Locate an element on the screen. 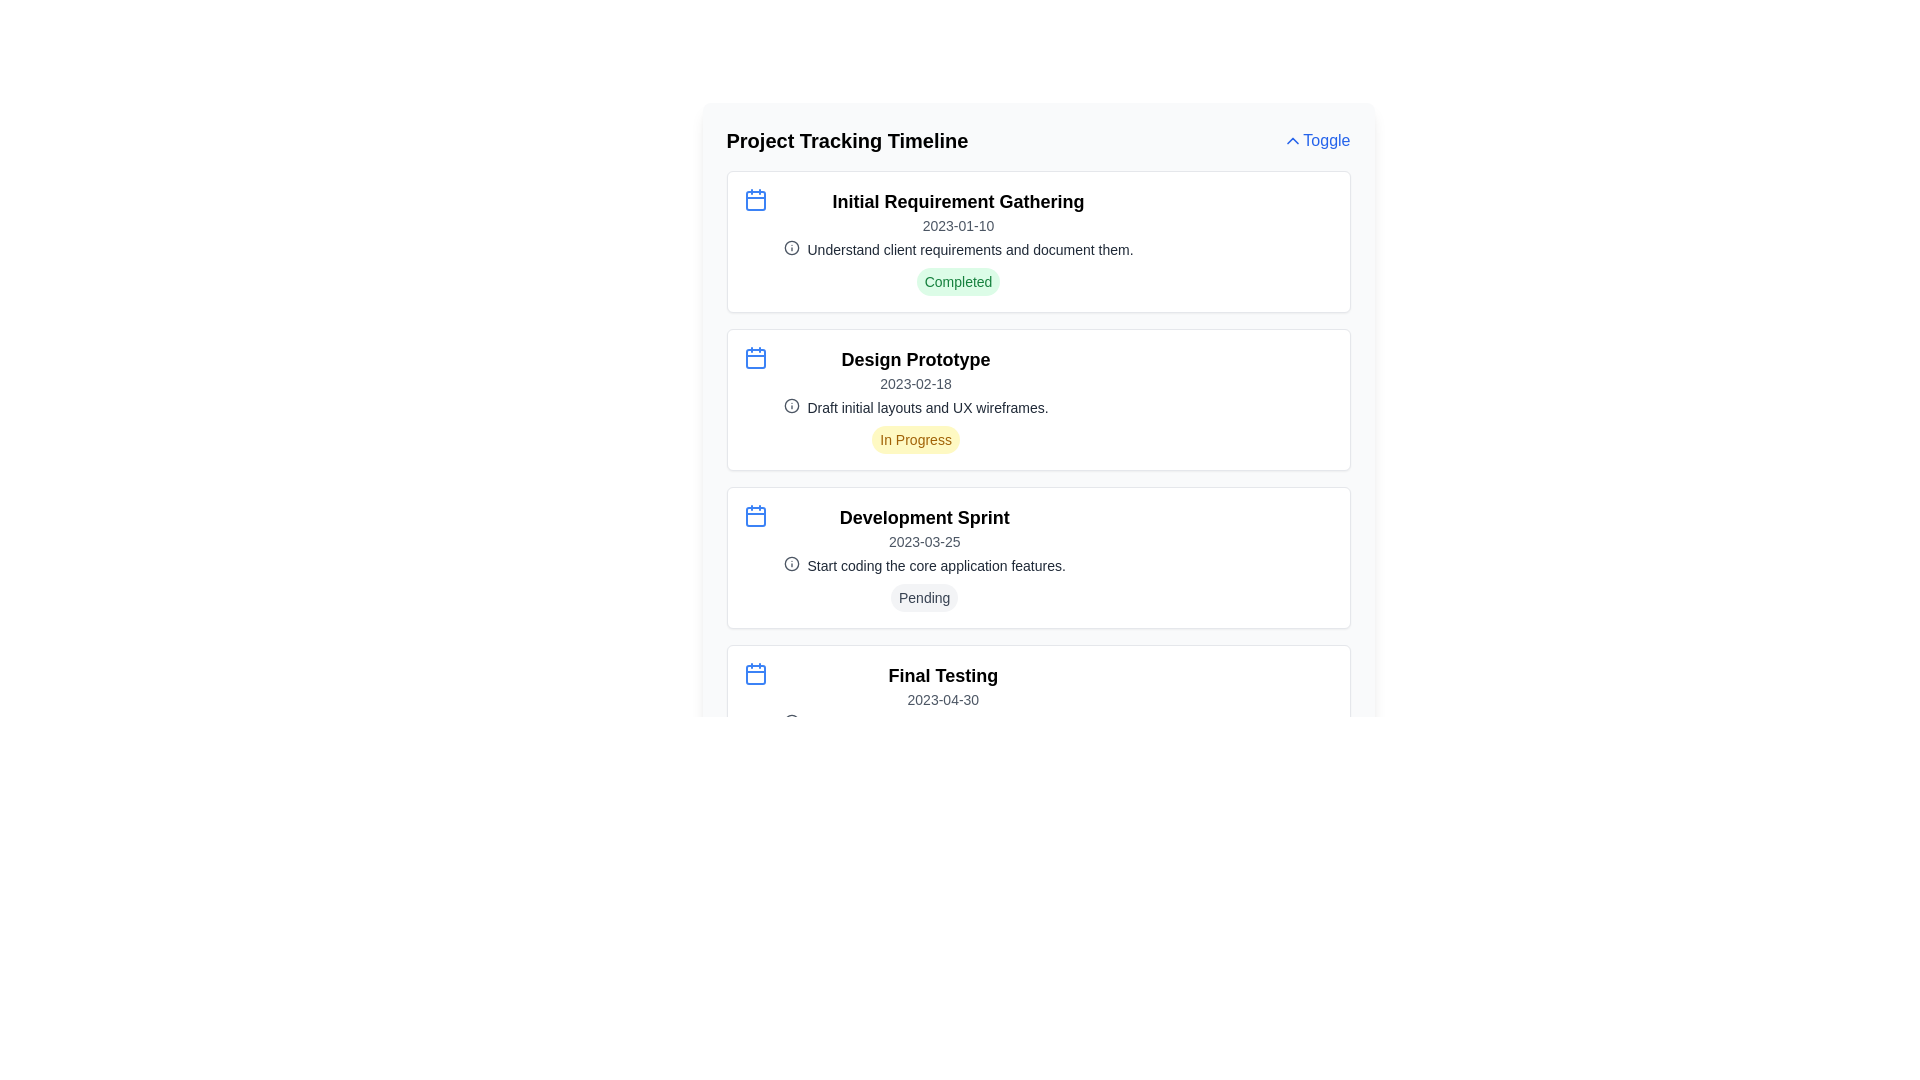 This screenshot has height=1080, width=1920. the badge labeled 'In Progress' with a yellow background and darker yellow text, located under 'Draft initial layouts and UX wireframes.' in the 'Design Prototype' section is located at coordinates (915, 438).